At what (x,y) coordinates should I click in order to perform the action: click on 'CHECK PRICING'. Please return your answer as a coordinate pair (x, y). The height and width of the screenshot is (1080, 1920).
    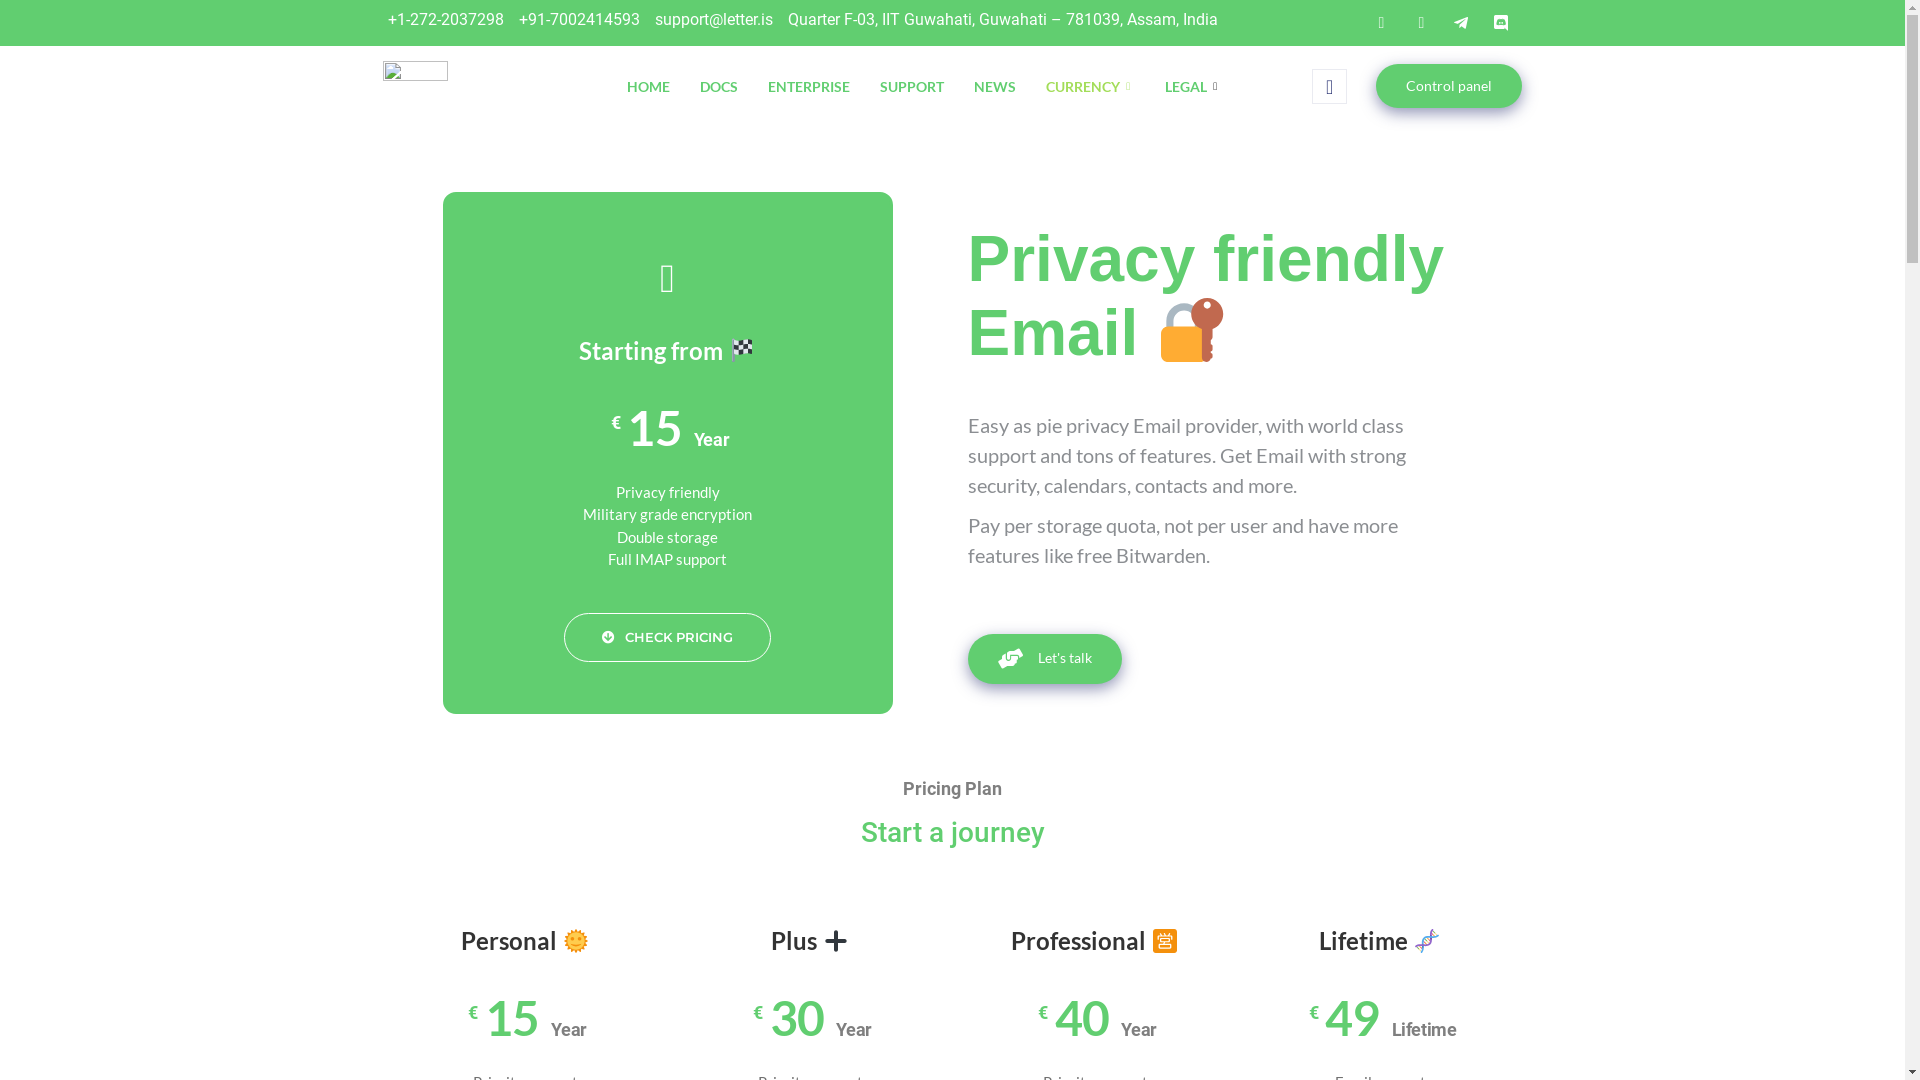
    Looking at the image, I should click on (667, 637).